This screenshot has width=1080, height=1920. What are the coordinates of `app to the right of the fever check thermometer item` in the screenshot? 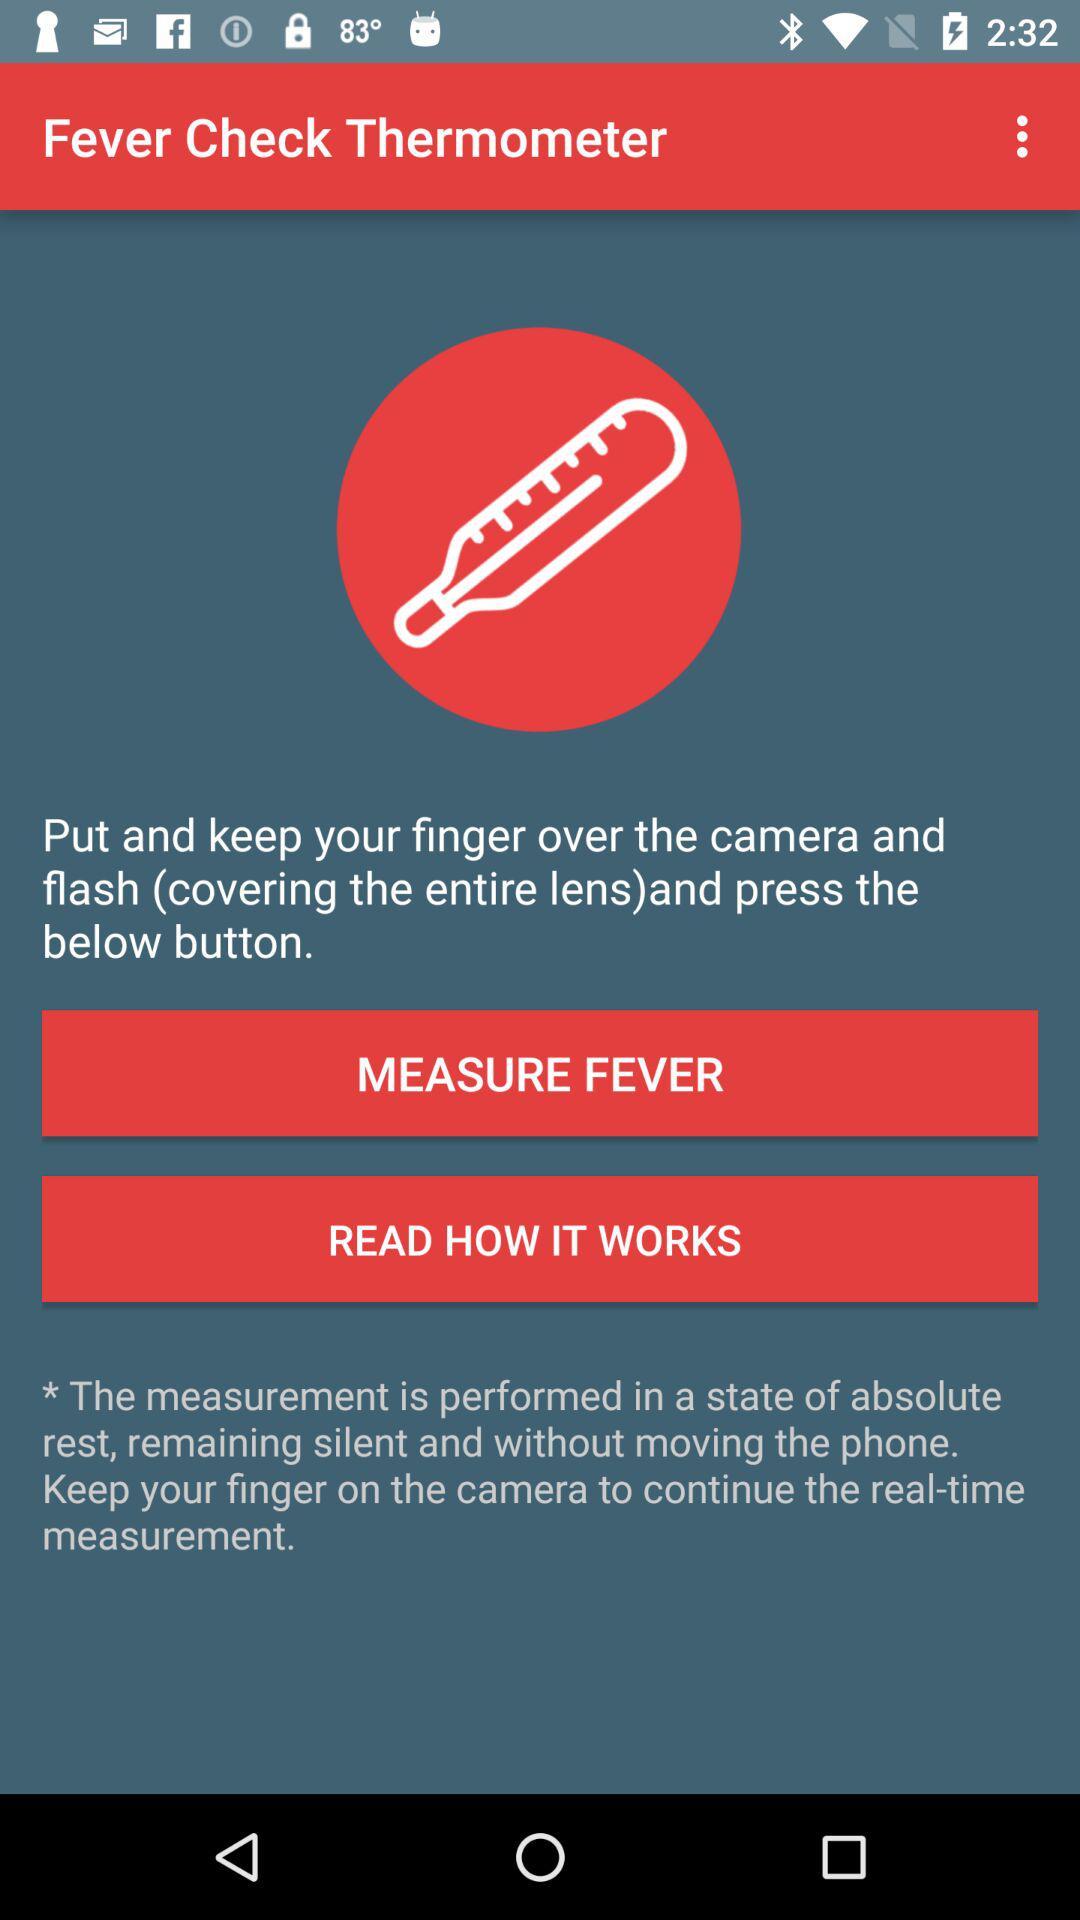 It's located at (1027, 135).